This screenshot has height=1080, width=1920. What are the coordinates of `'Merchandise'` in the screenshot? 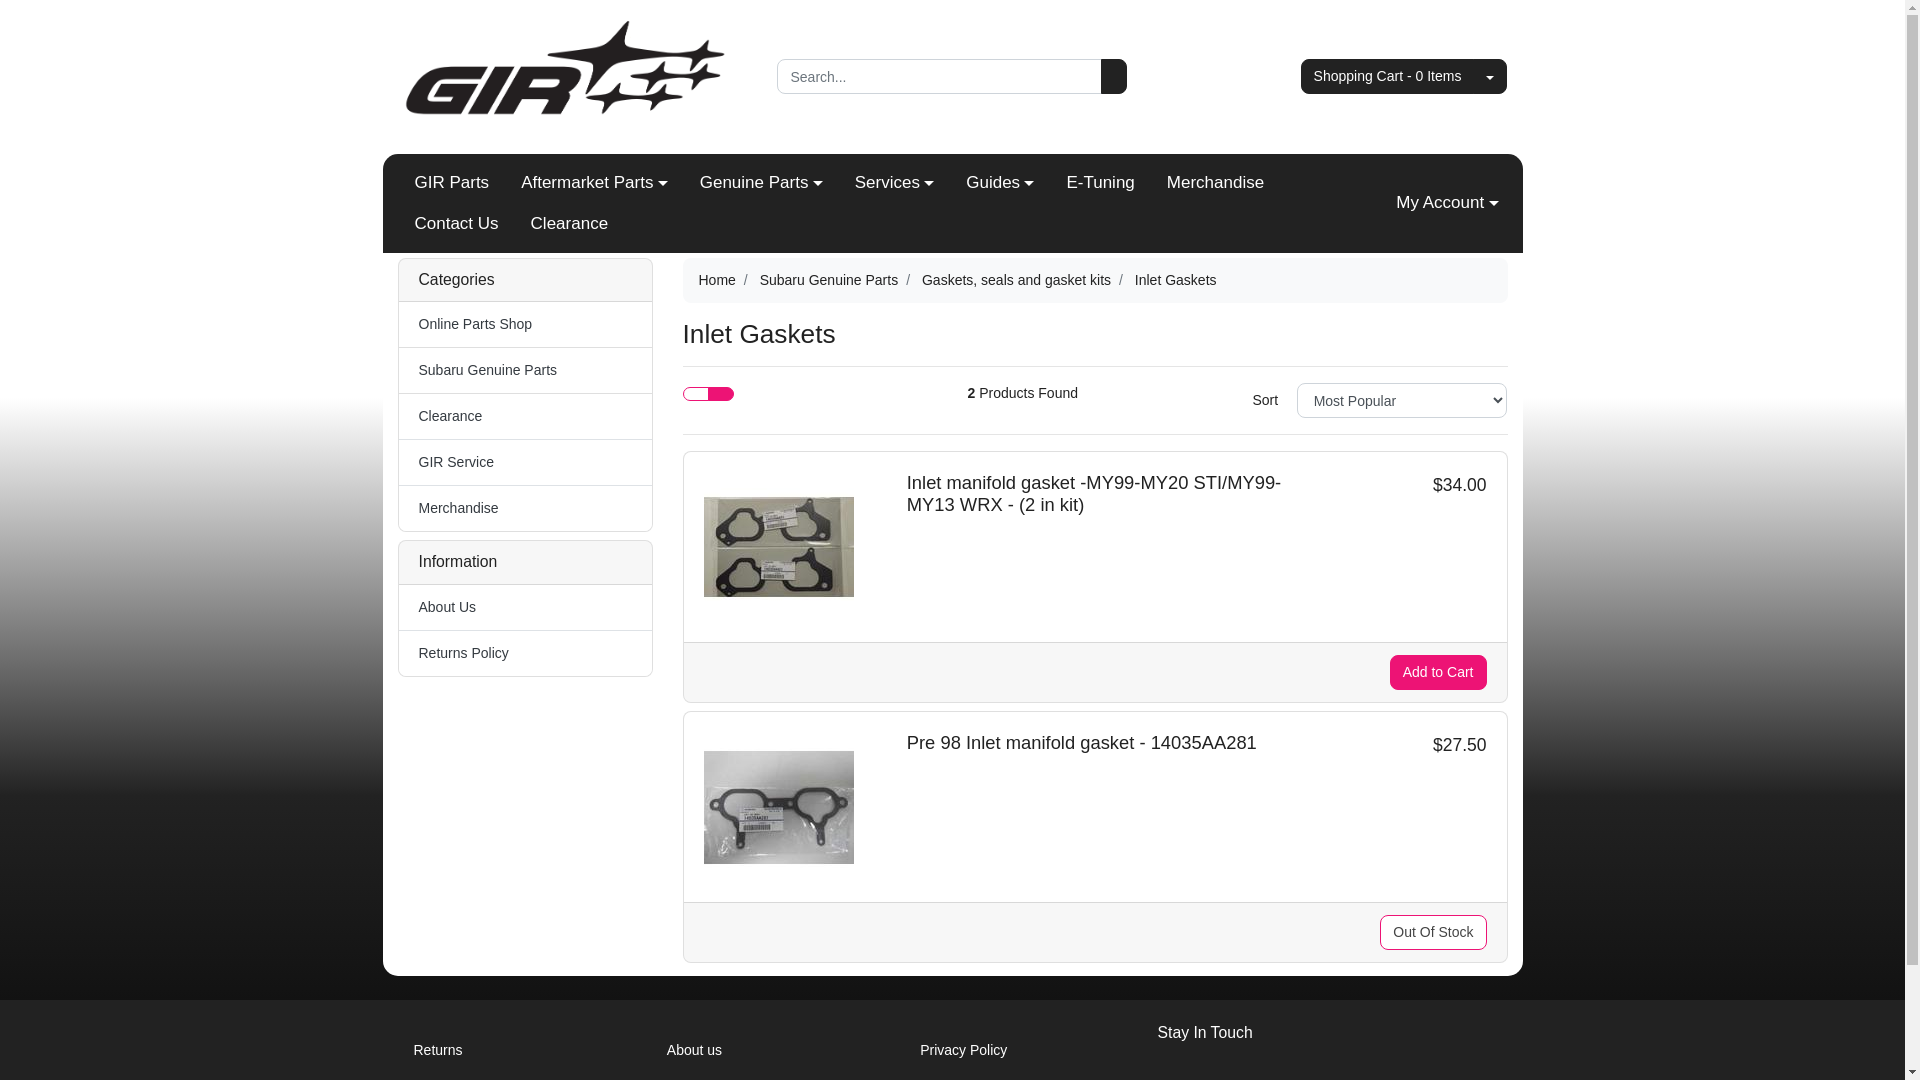 It's located at (524, 507).